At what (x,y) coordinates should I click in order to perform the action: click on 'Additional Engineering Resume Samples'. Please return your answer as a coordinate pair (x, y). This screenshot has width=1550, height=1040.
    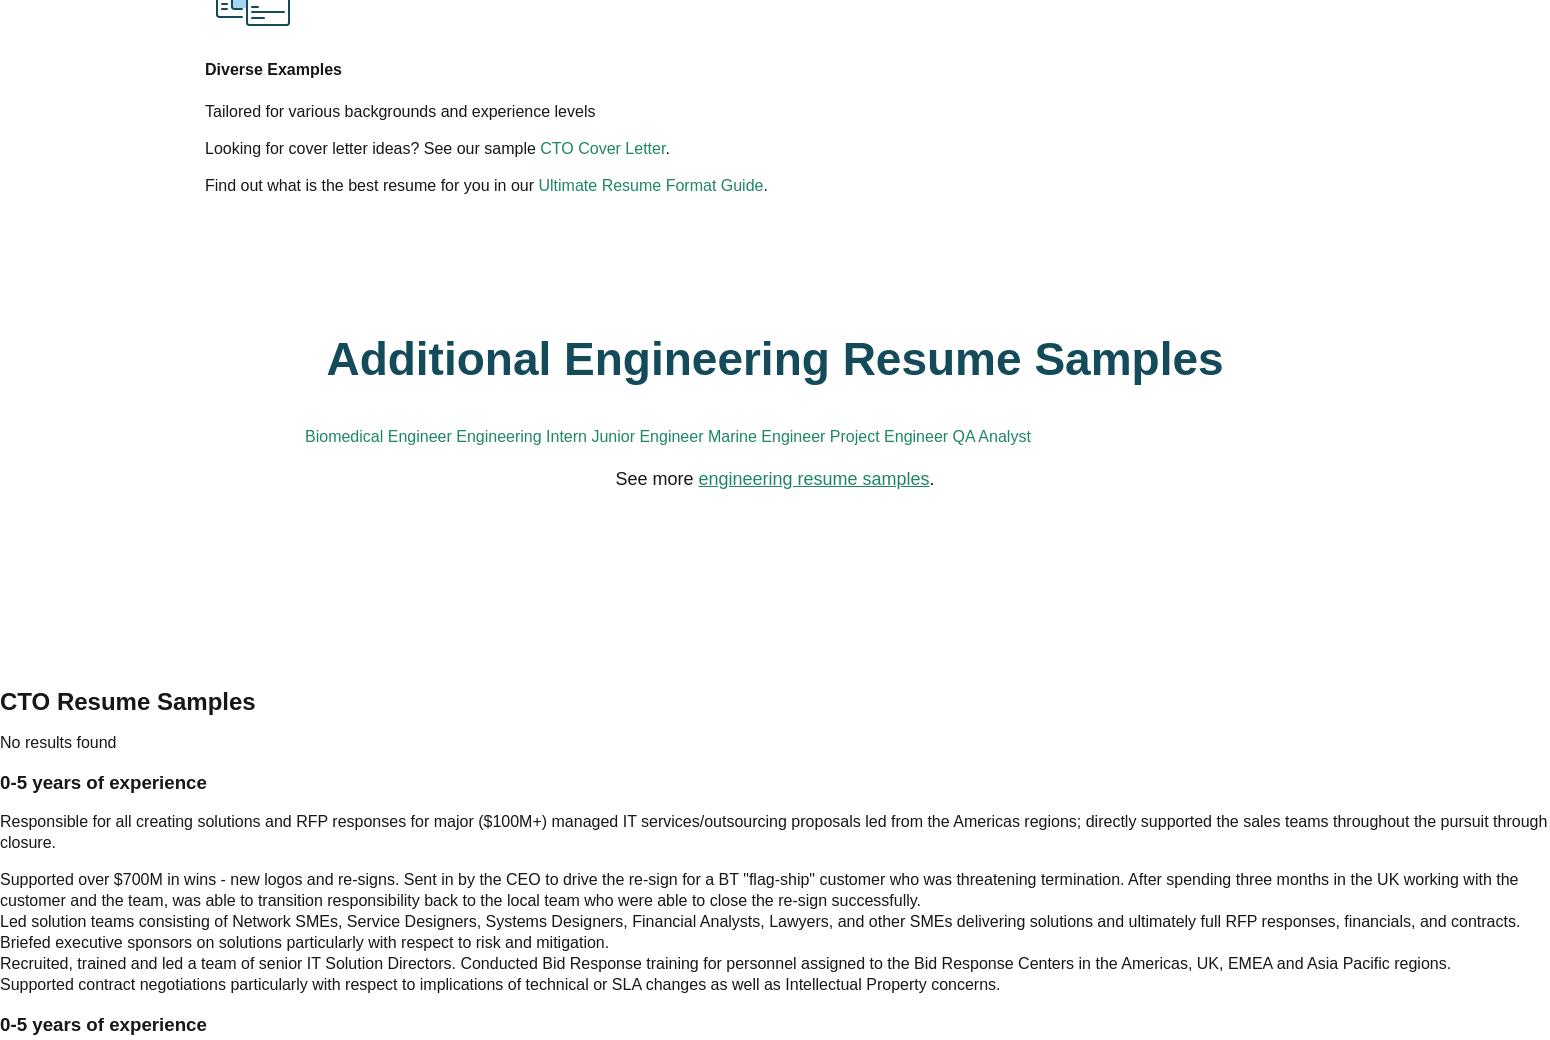
    Looking at the image, I should click on (774, 217).